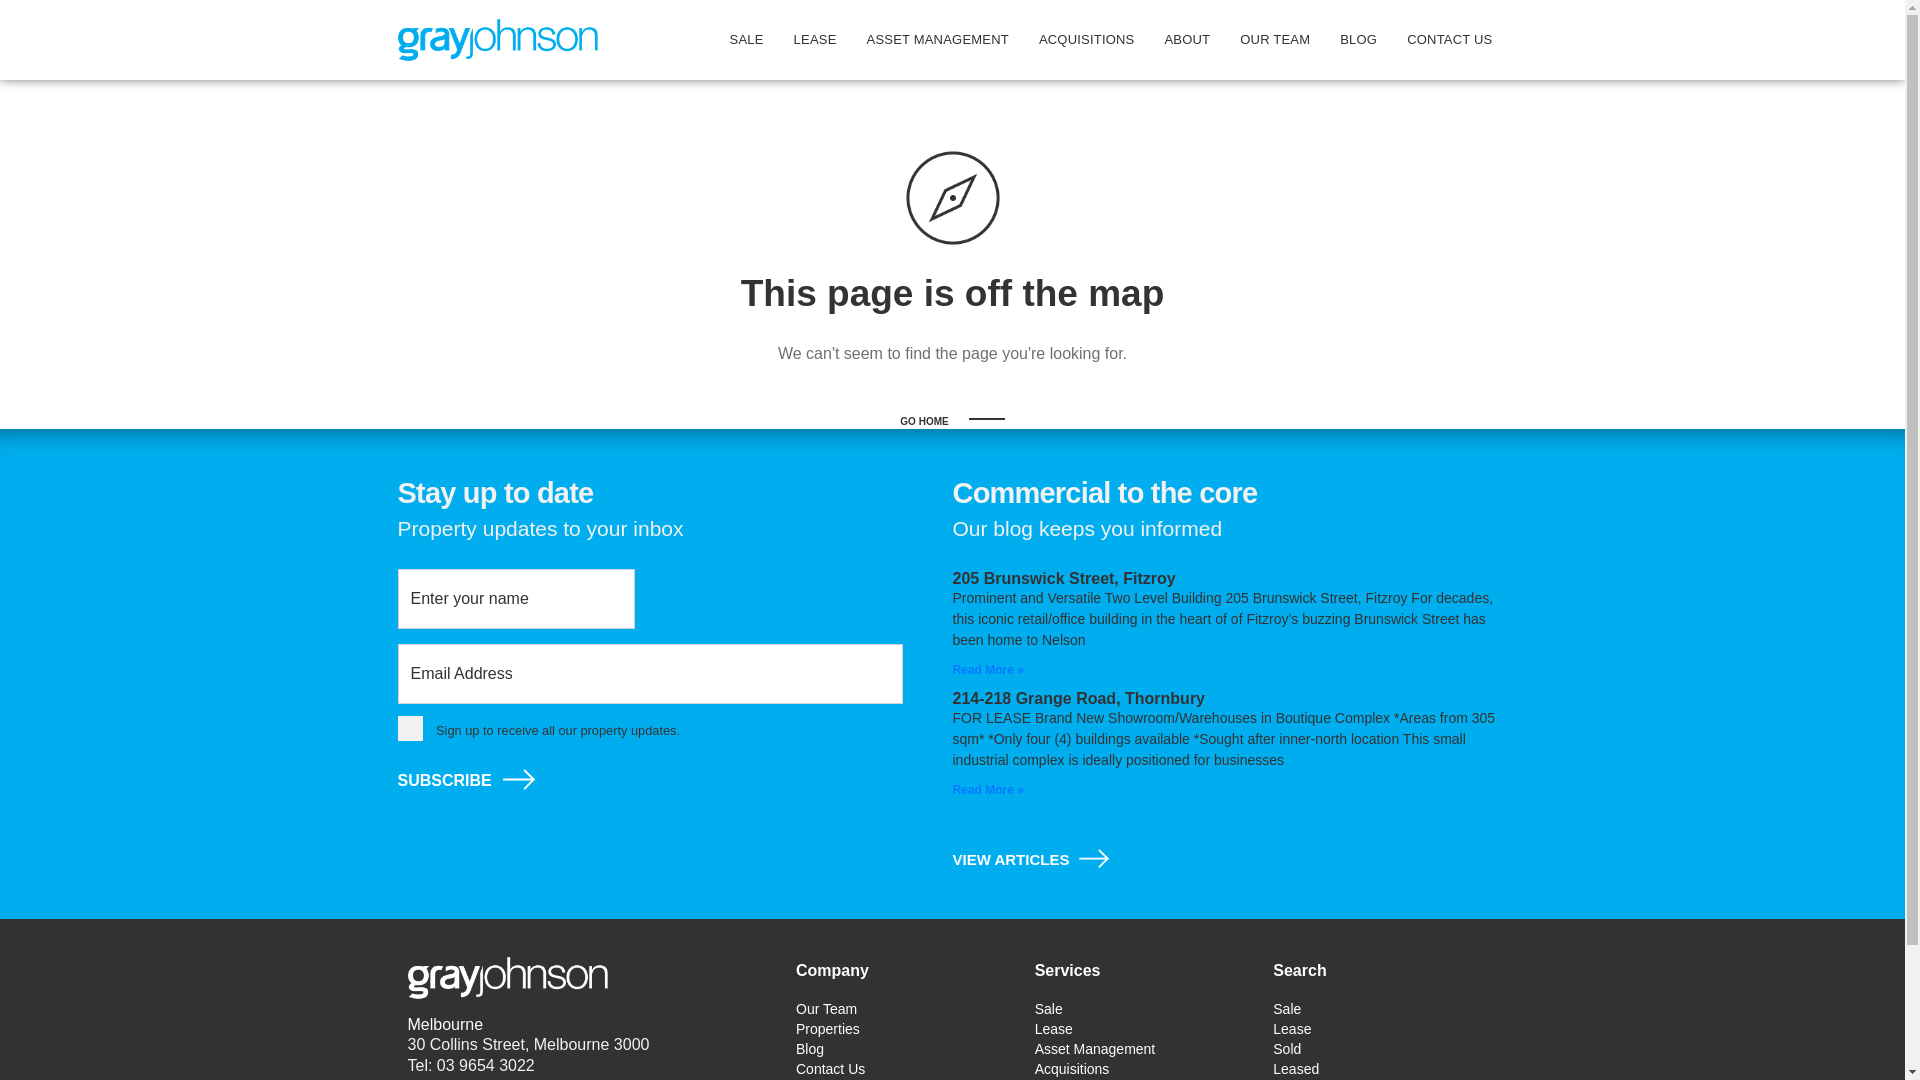  Describe the element at coordinates (1382, 1067) in the screenshot. I see `'Leased'` at that location.